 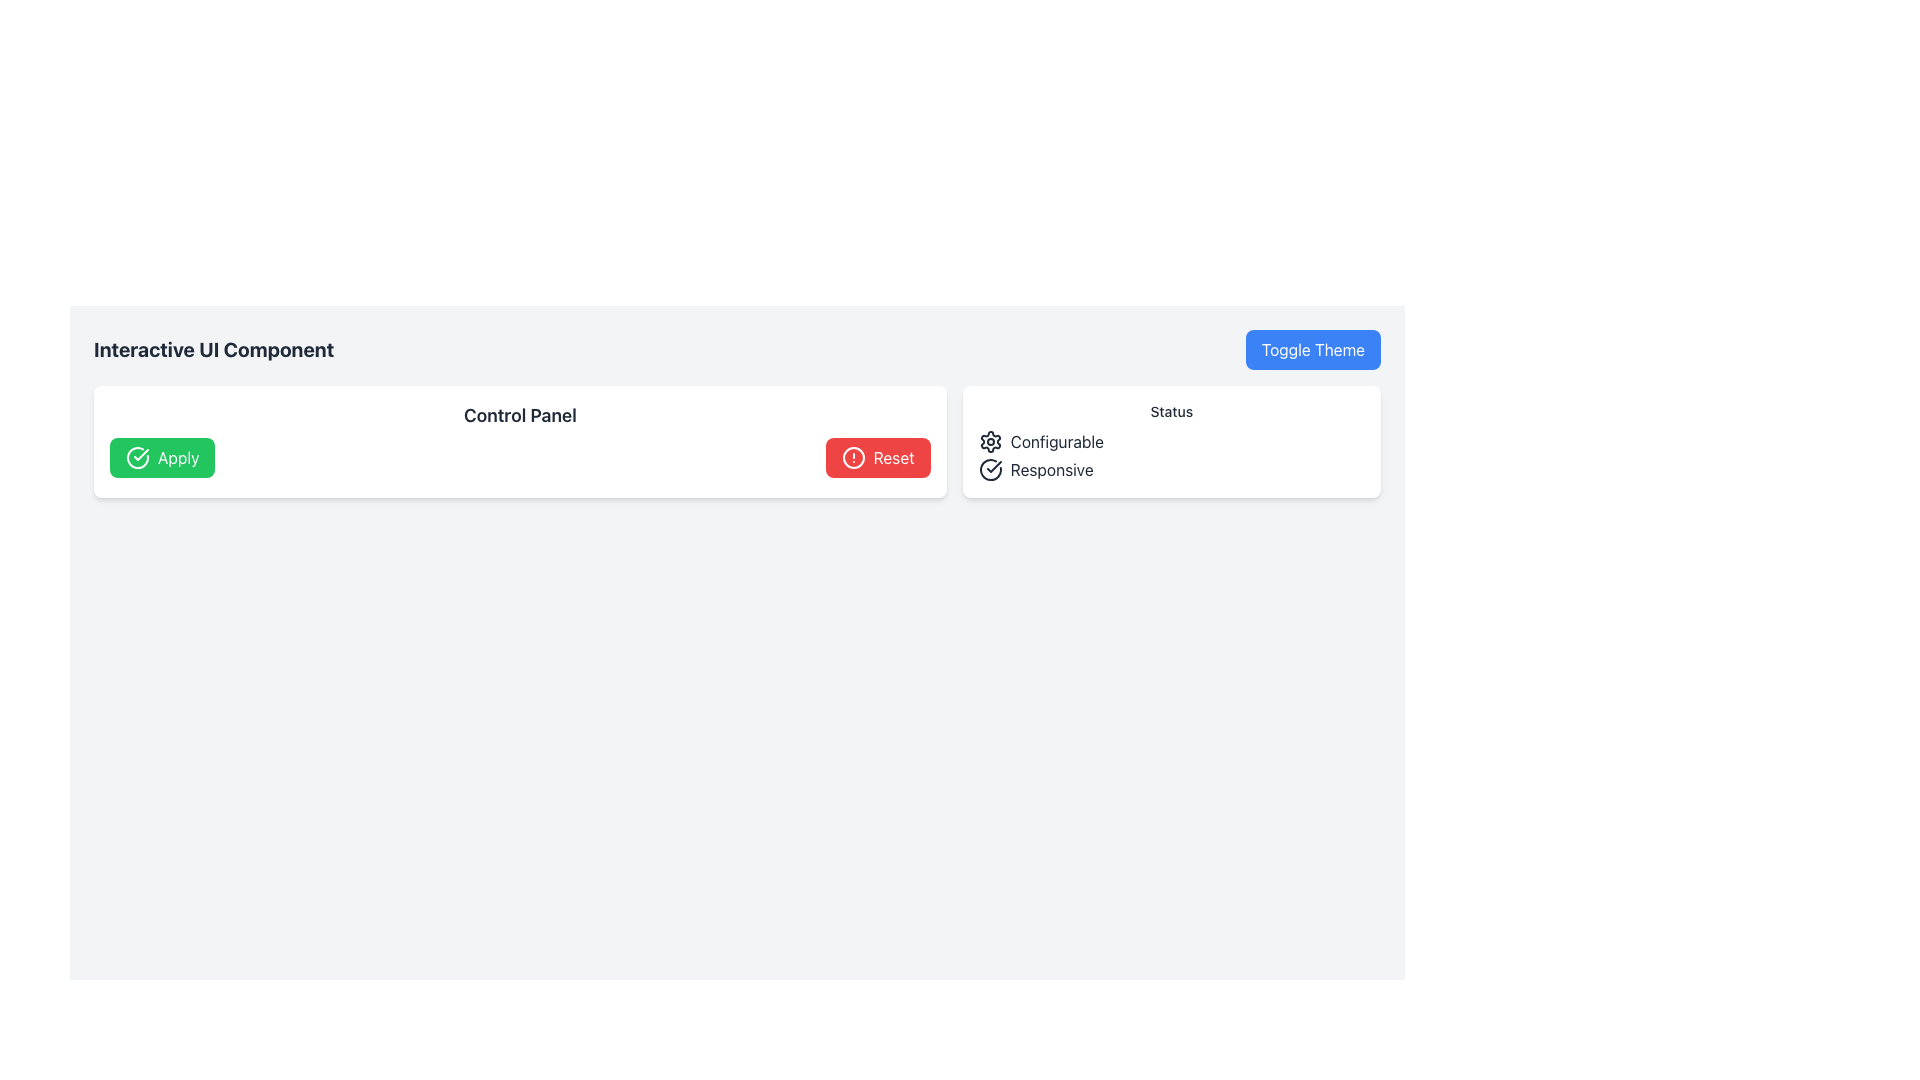 What do you see at coordinates (137, 458) in the screenshot?
I see `the circular outline of the checkmark icon within the green 'Apply' button located in the top-left section of the interface` at bounding box center [137, 458].